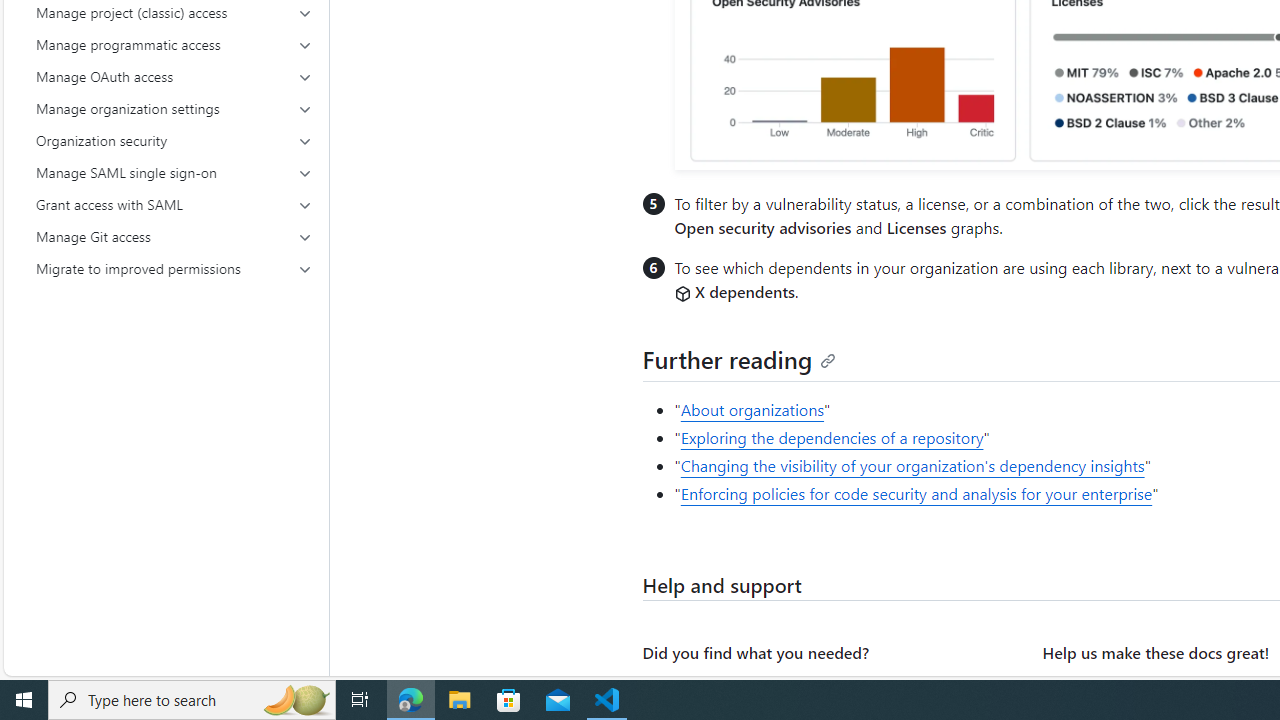 This screenshot has width=1280, height=720. What do you see at coordinates (174, 204) in the screenshot?
I see `'Grant access with SAML'` at bounding box center [174, 204].